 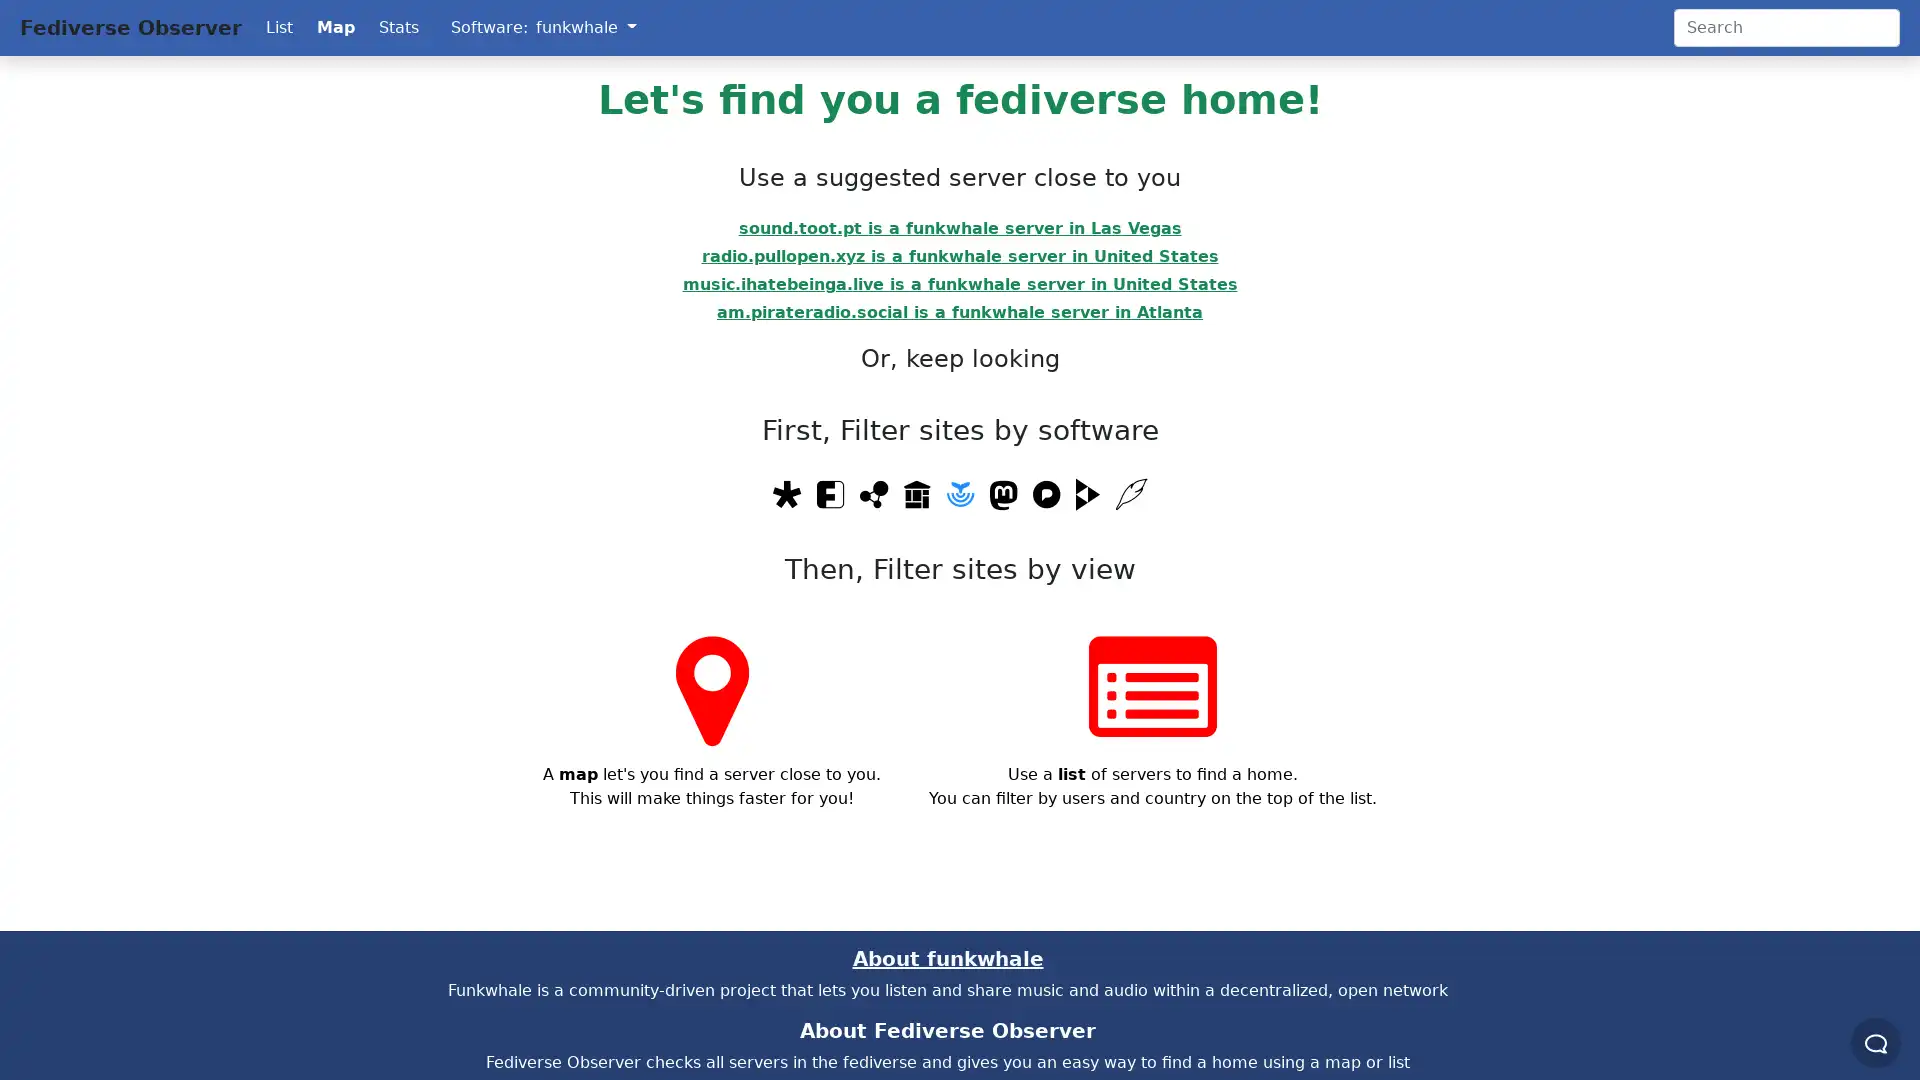 I want to click on funkwhale, so click(x=584, y=27).